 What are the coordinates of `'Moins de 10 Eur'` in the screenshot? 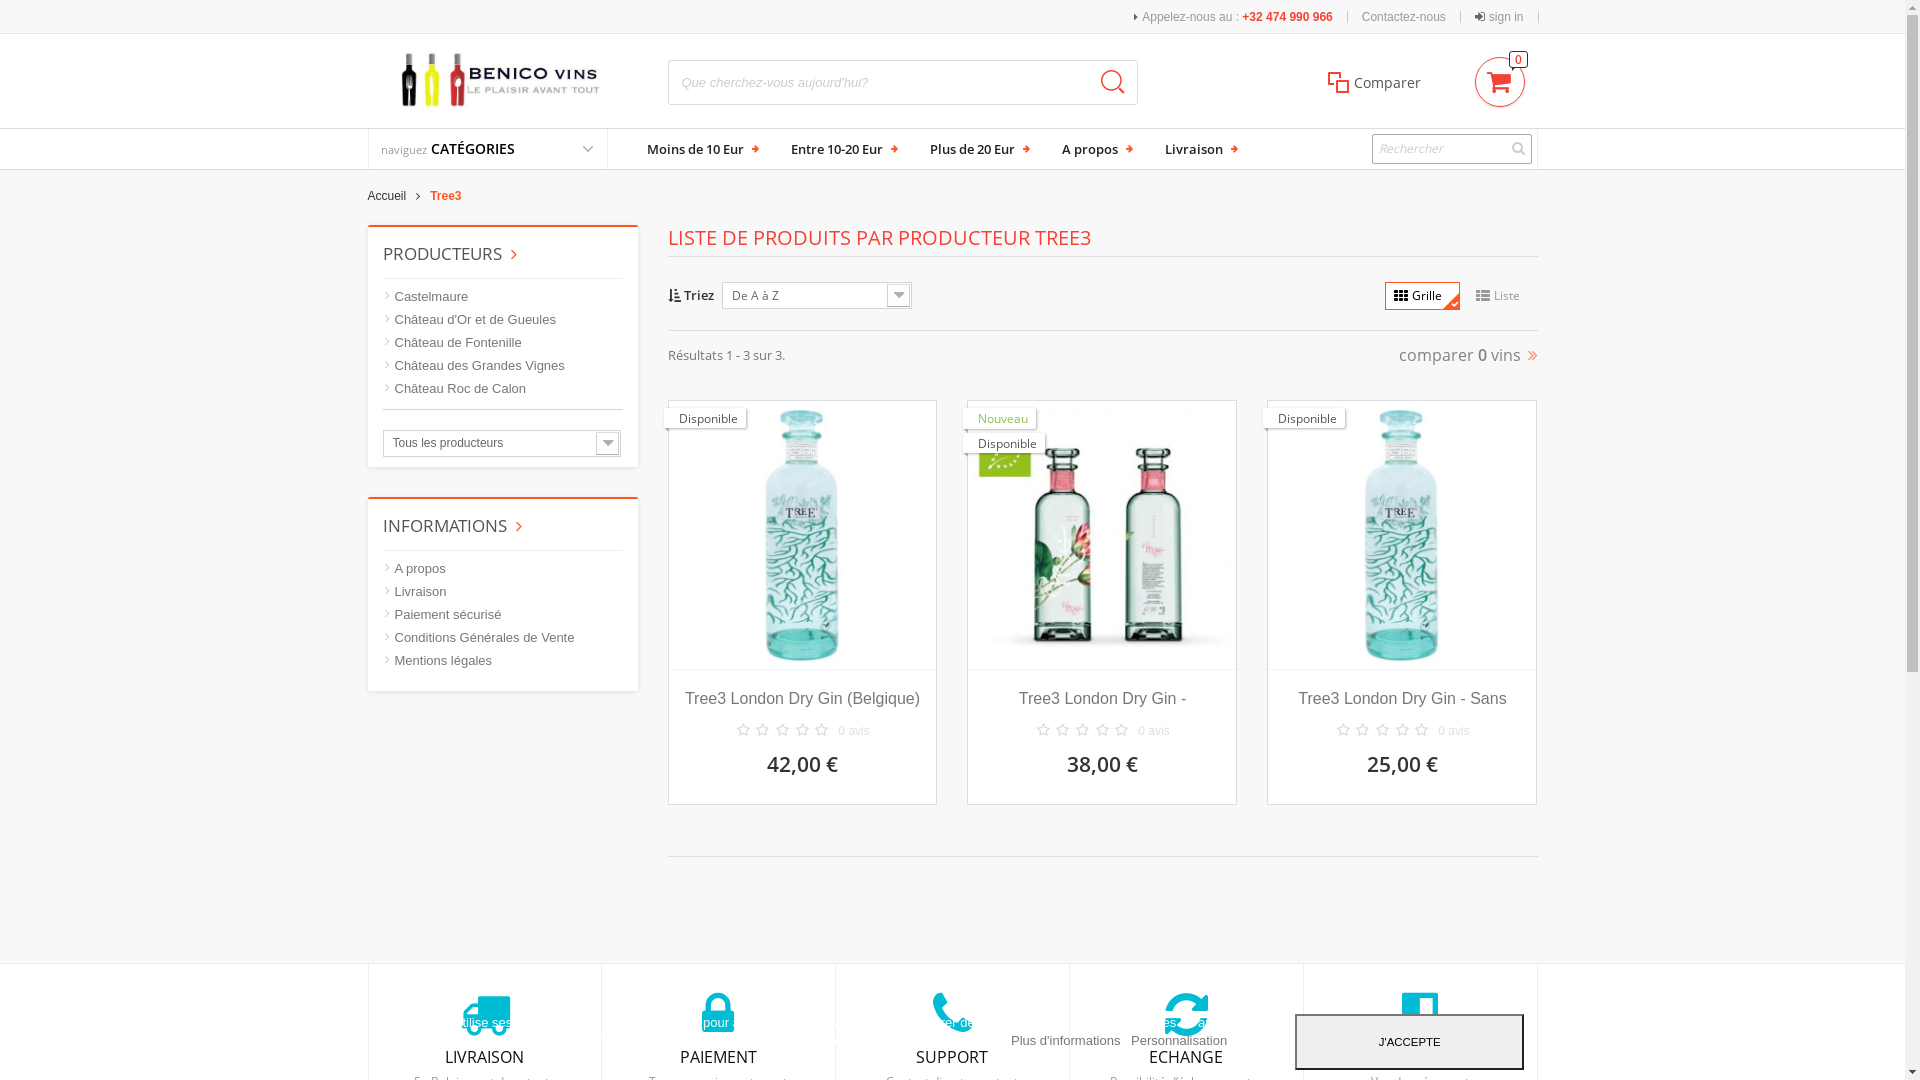 It's located at (700, 148).